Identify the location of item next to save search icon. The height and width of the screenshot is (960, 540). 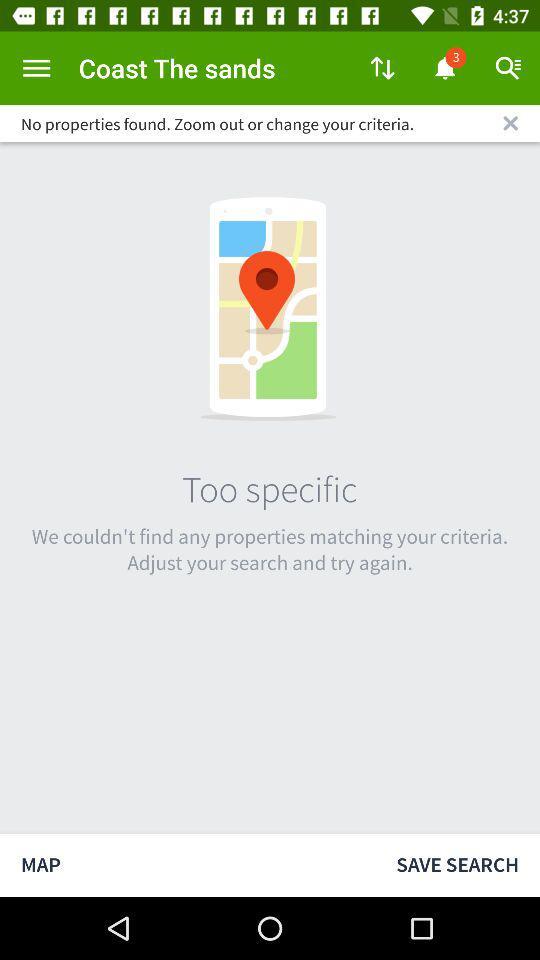
(187, 864).